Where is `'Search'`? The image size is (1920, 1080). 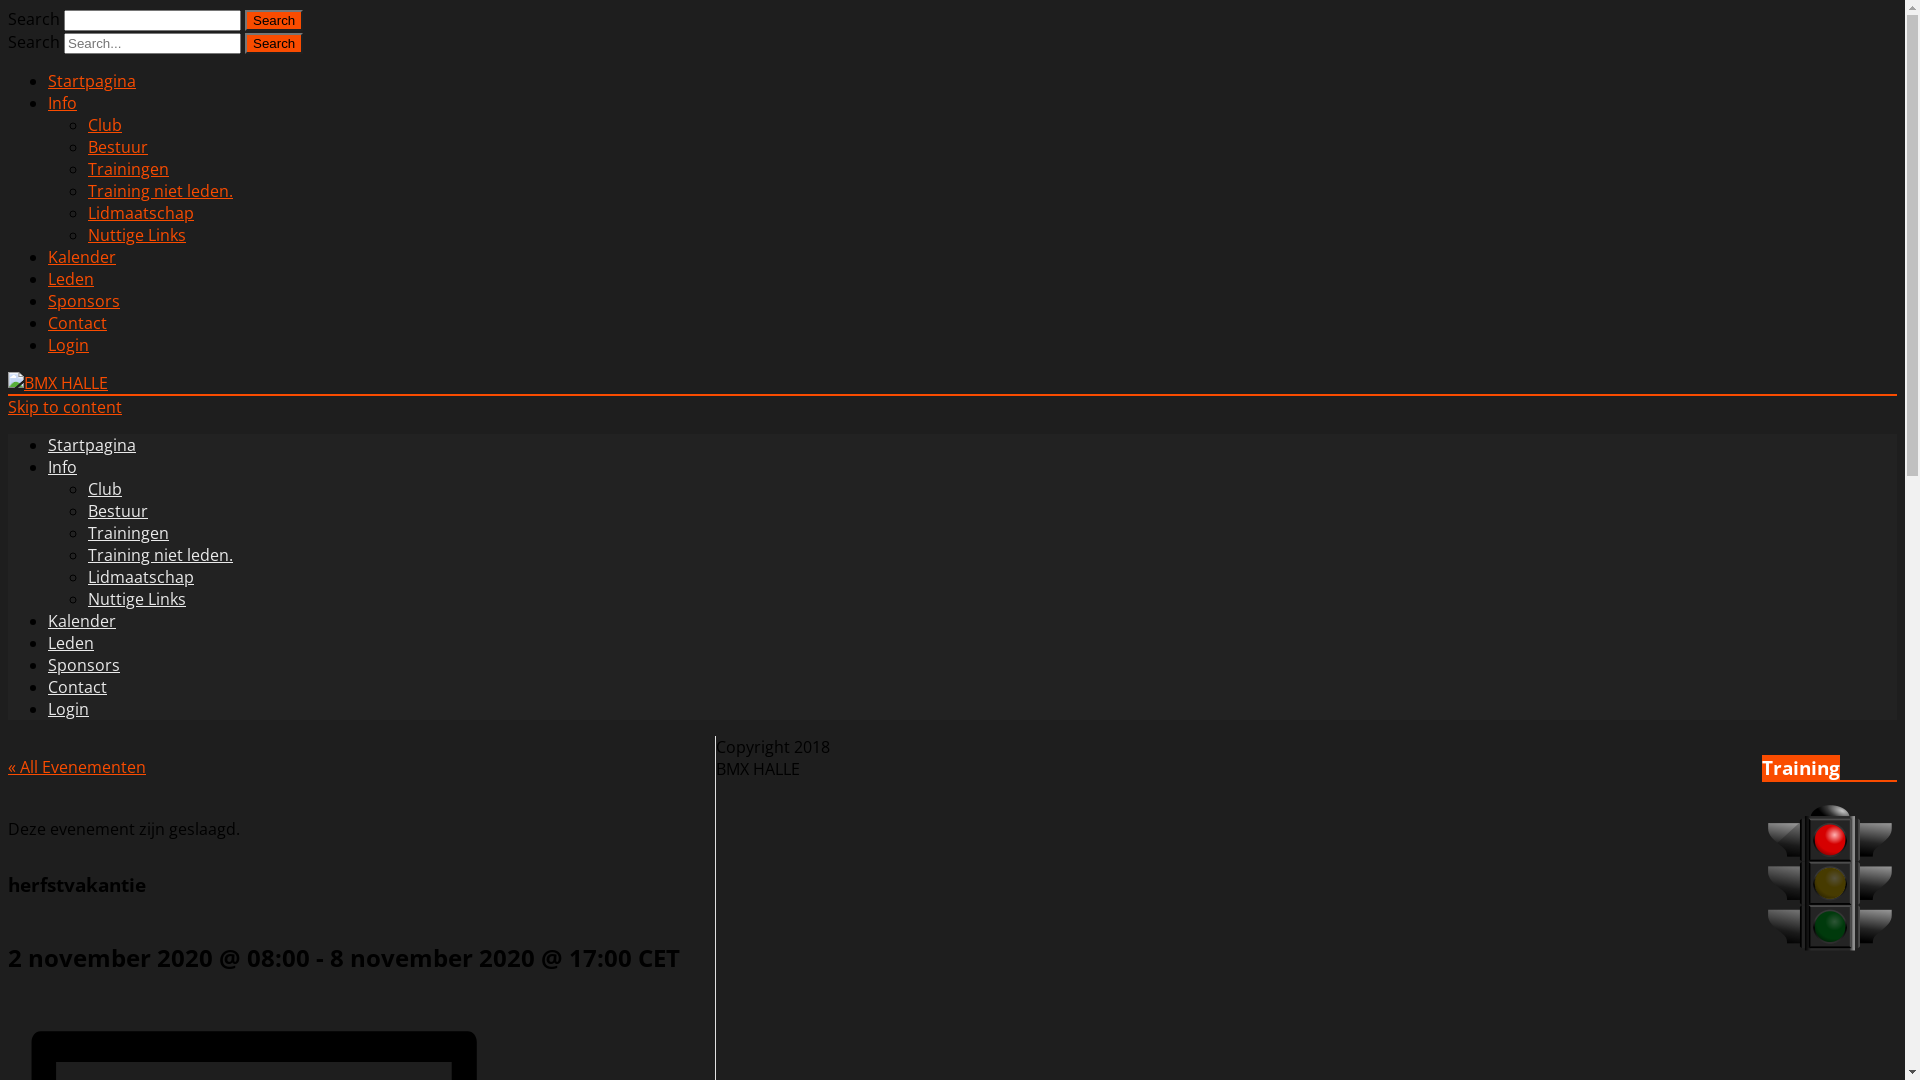
'Search' is located at coordinates (272, 20).